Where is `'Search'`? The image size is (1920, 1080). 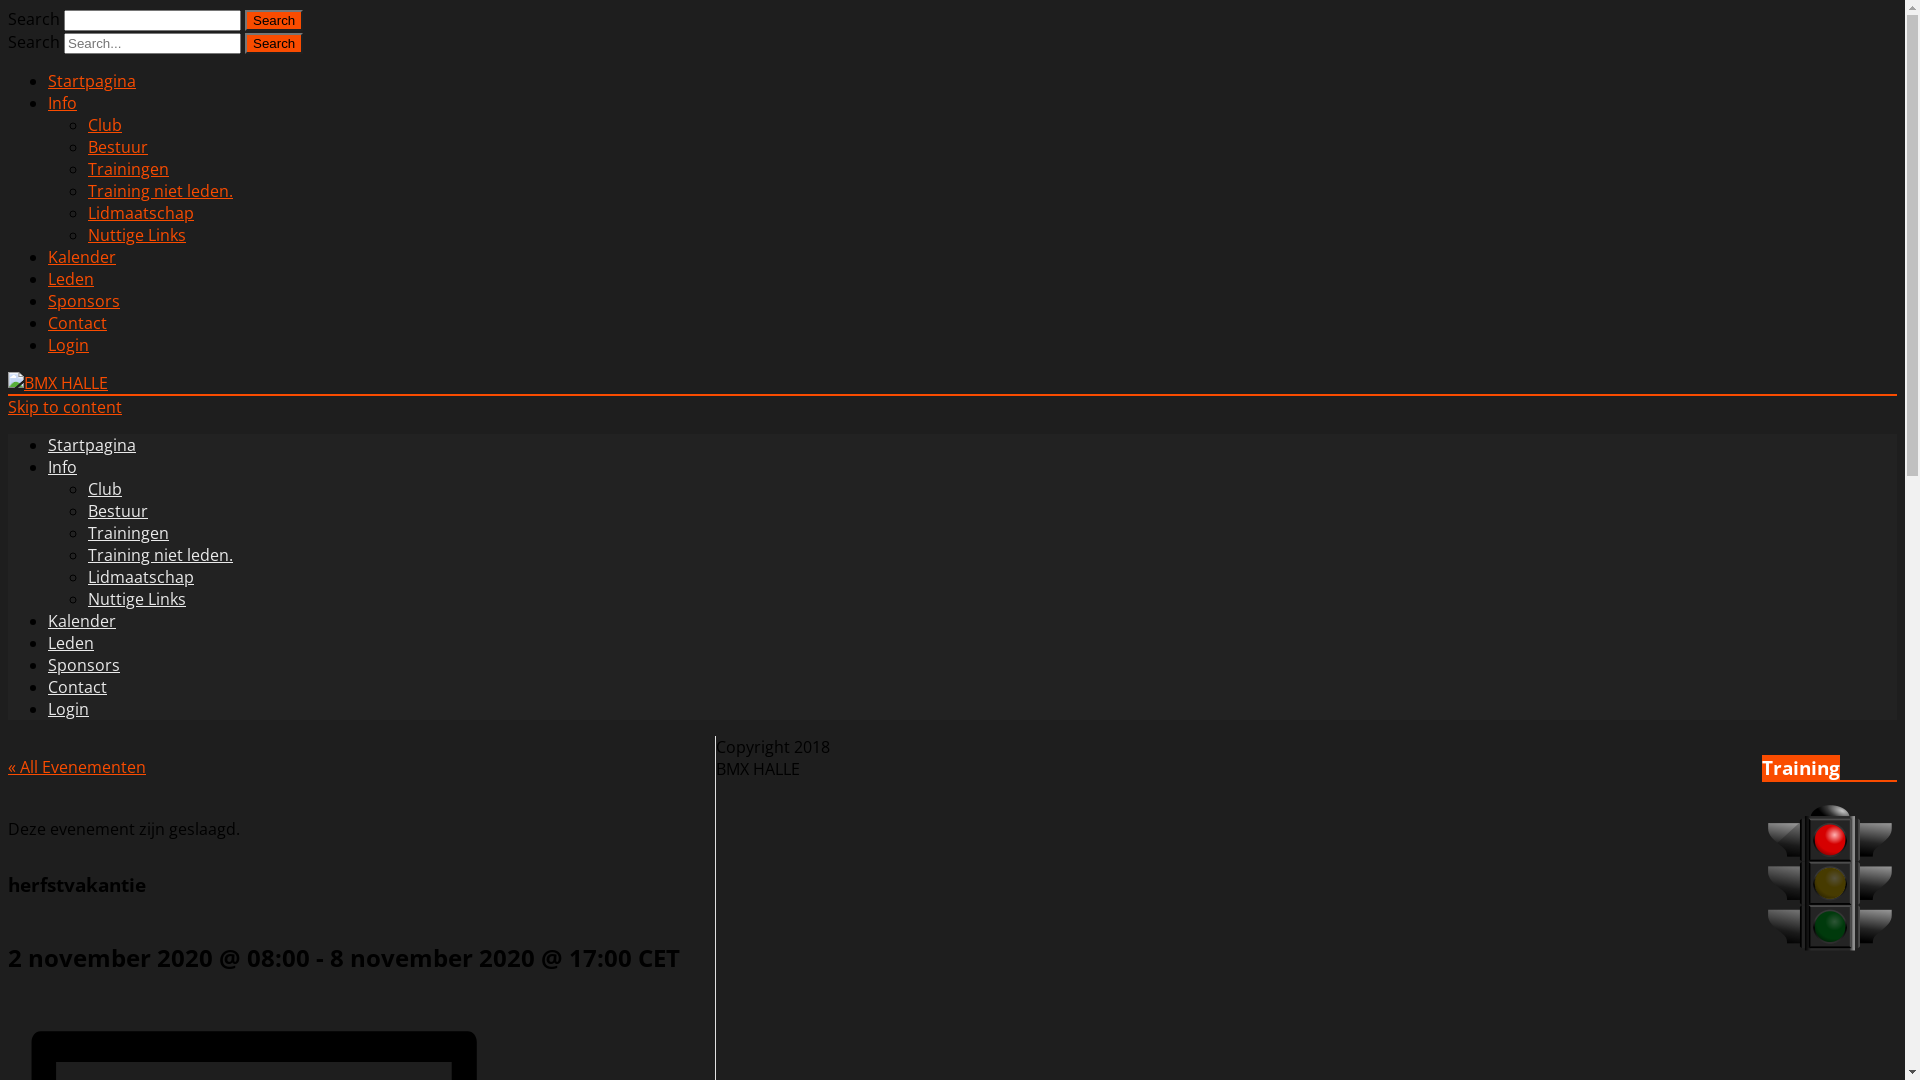
'Search' is located at coordinates (272, 20).